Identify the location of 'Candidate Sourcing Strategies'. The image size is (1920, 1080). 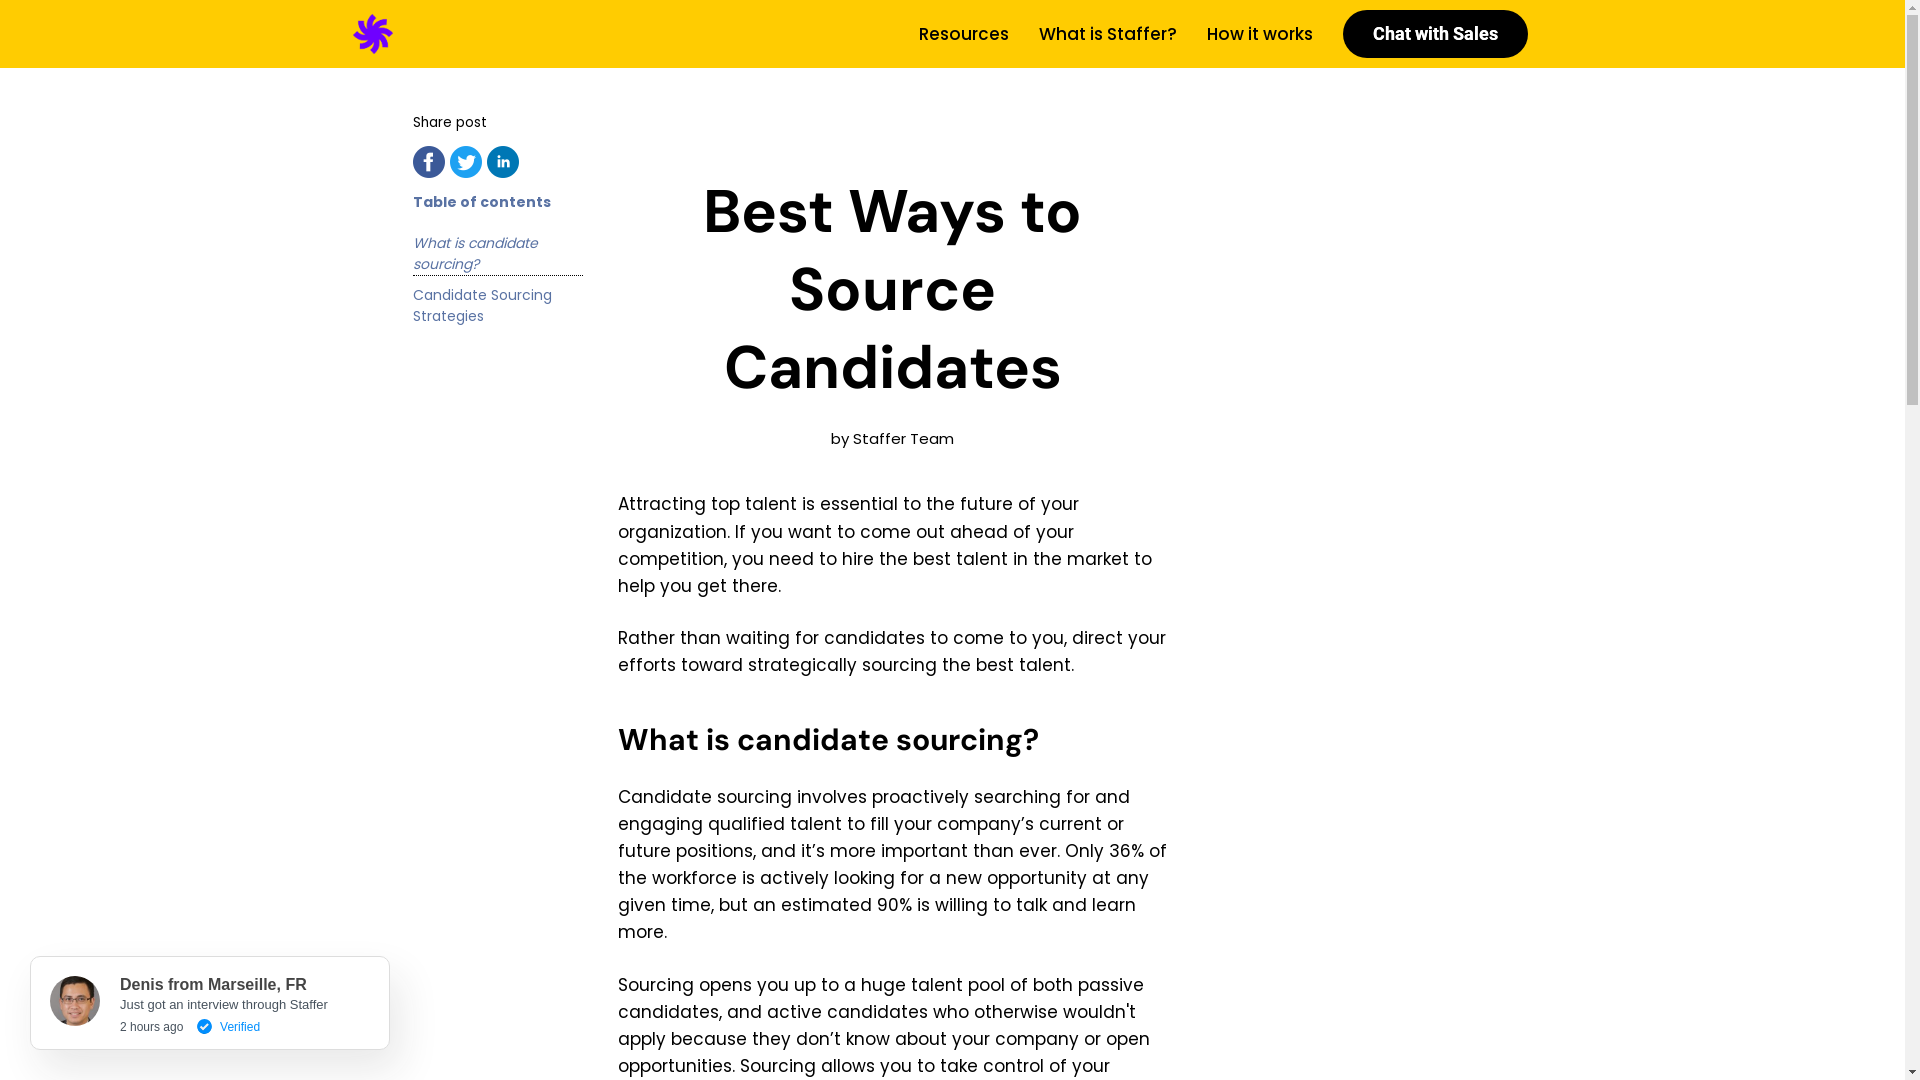
(497, 305).